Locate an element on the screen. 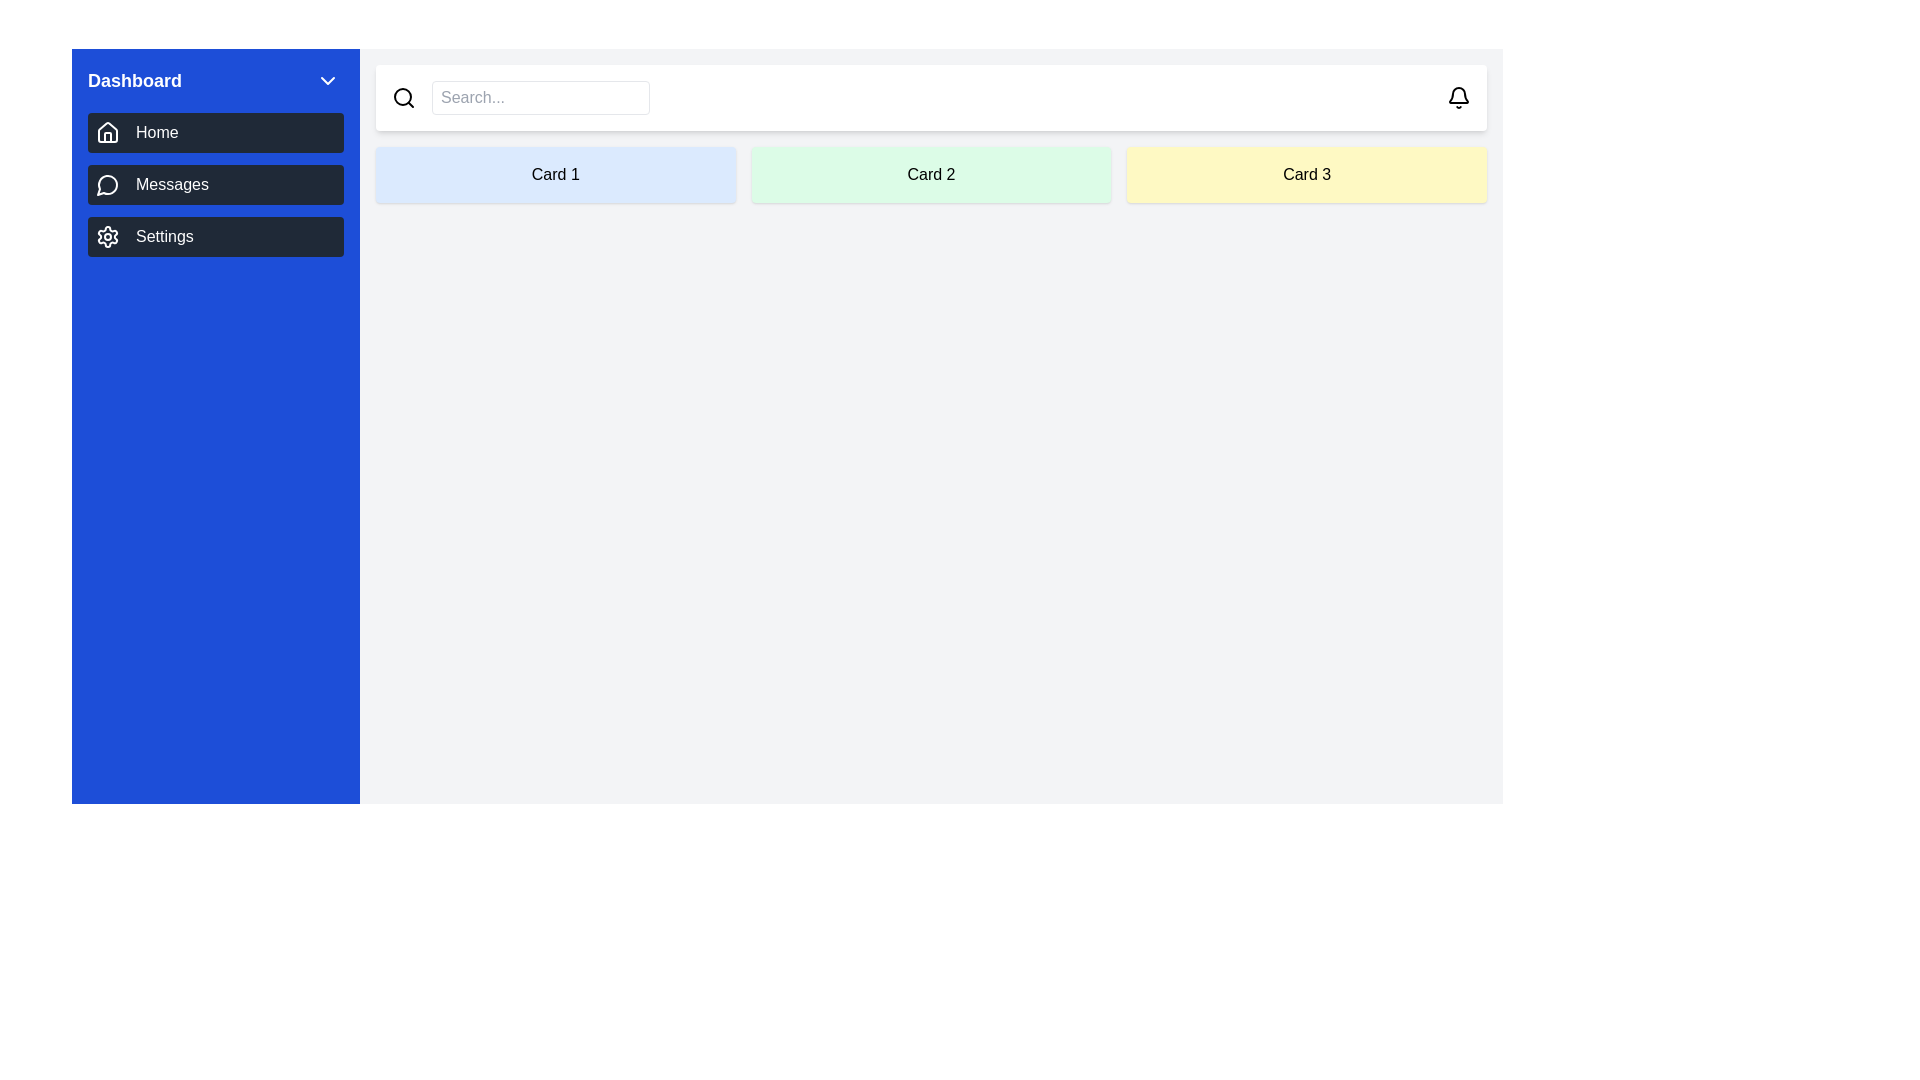 The image size is (1920, 1080). the cogwheel icon in the left-hand sidebar, which represents the 'Settings' menu item is located at coordinates (107, 235).